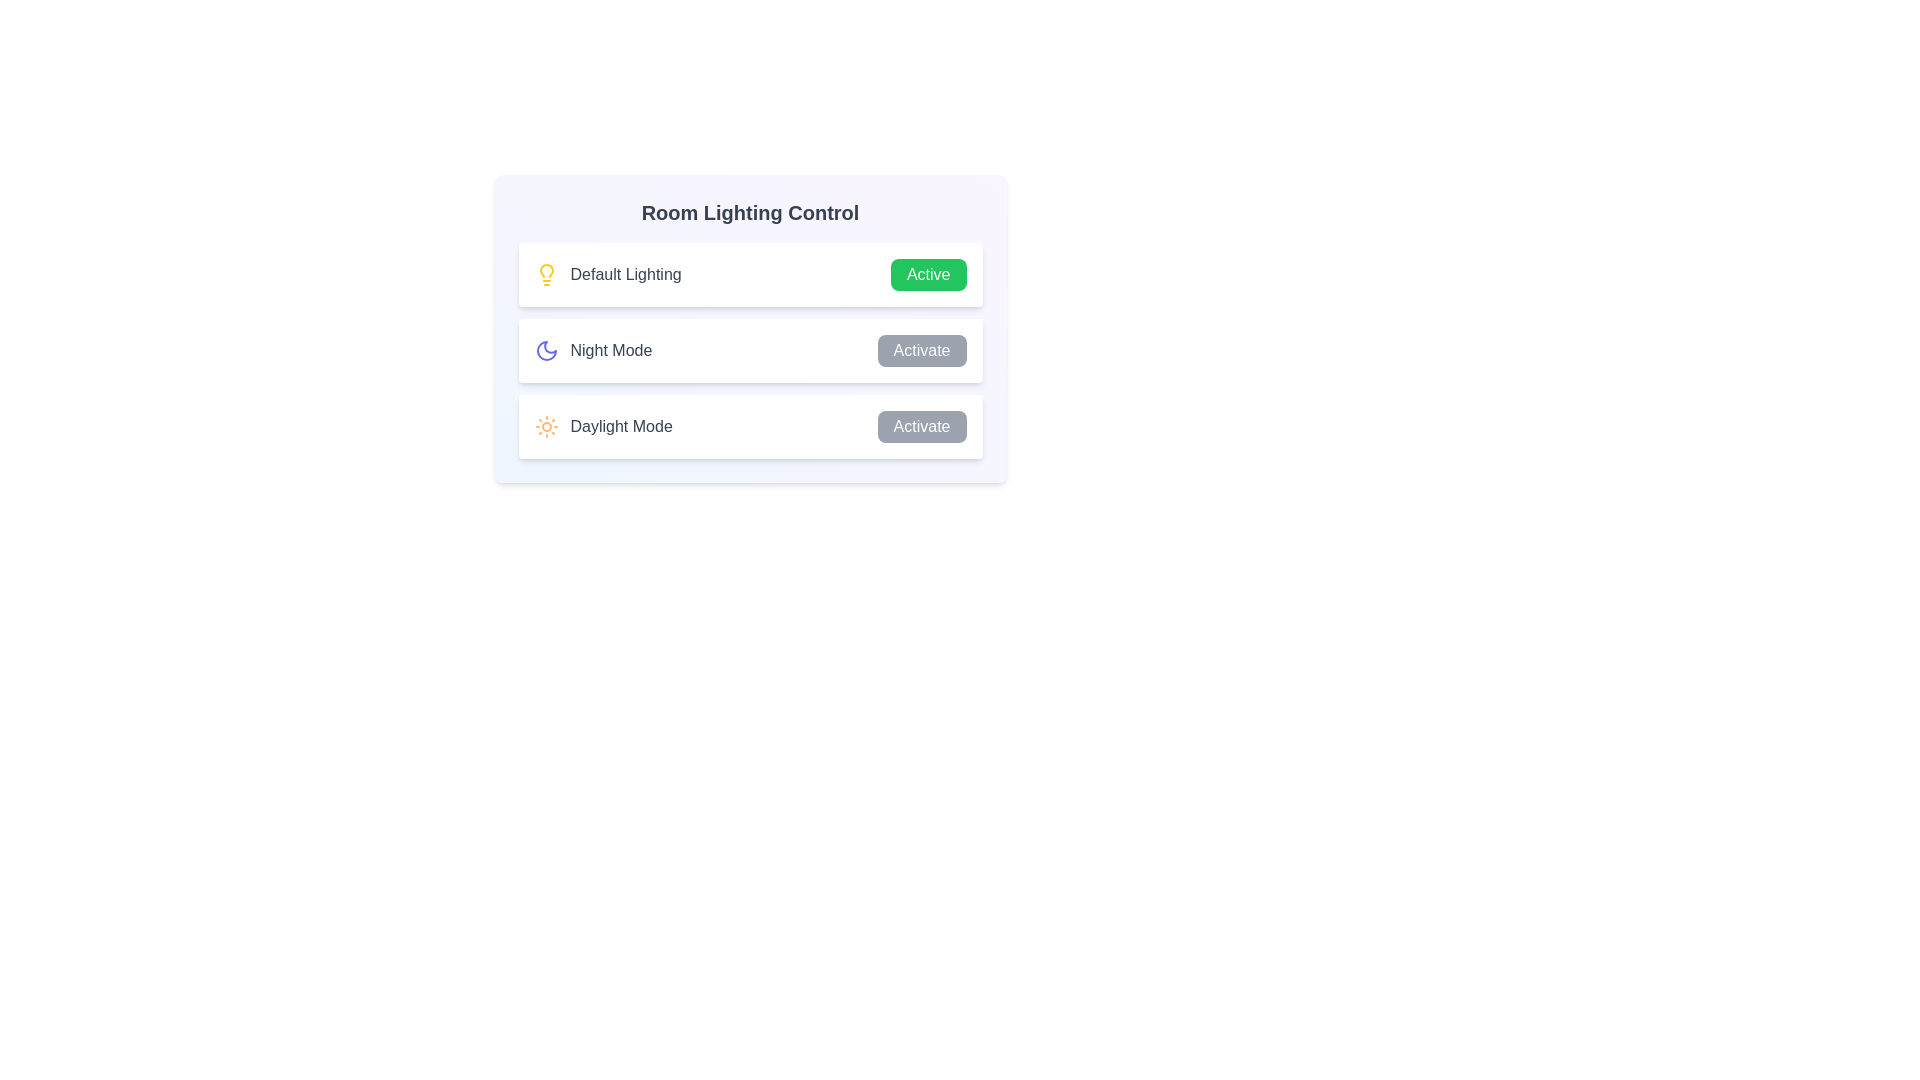 Image resolution: width=1920 pixels, height=1080 pixels. What do you see at coordinates (920, 426) in the screenshot?
I see `the 'Activate' button for 'Daylight Mode' to change the lighting mode` at bounding box center [920, 426].